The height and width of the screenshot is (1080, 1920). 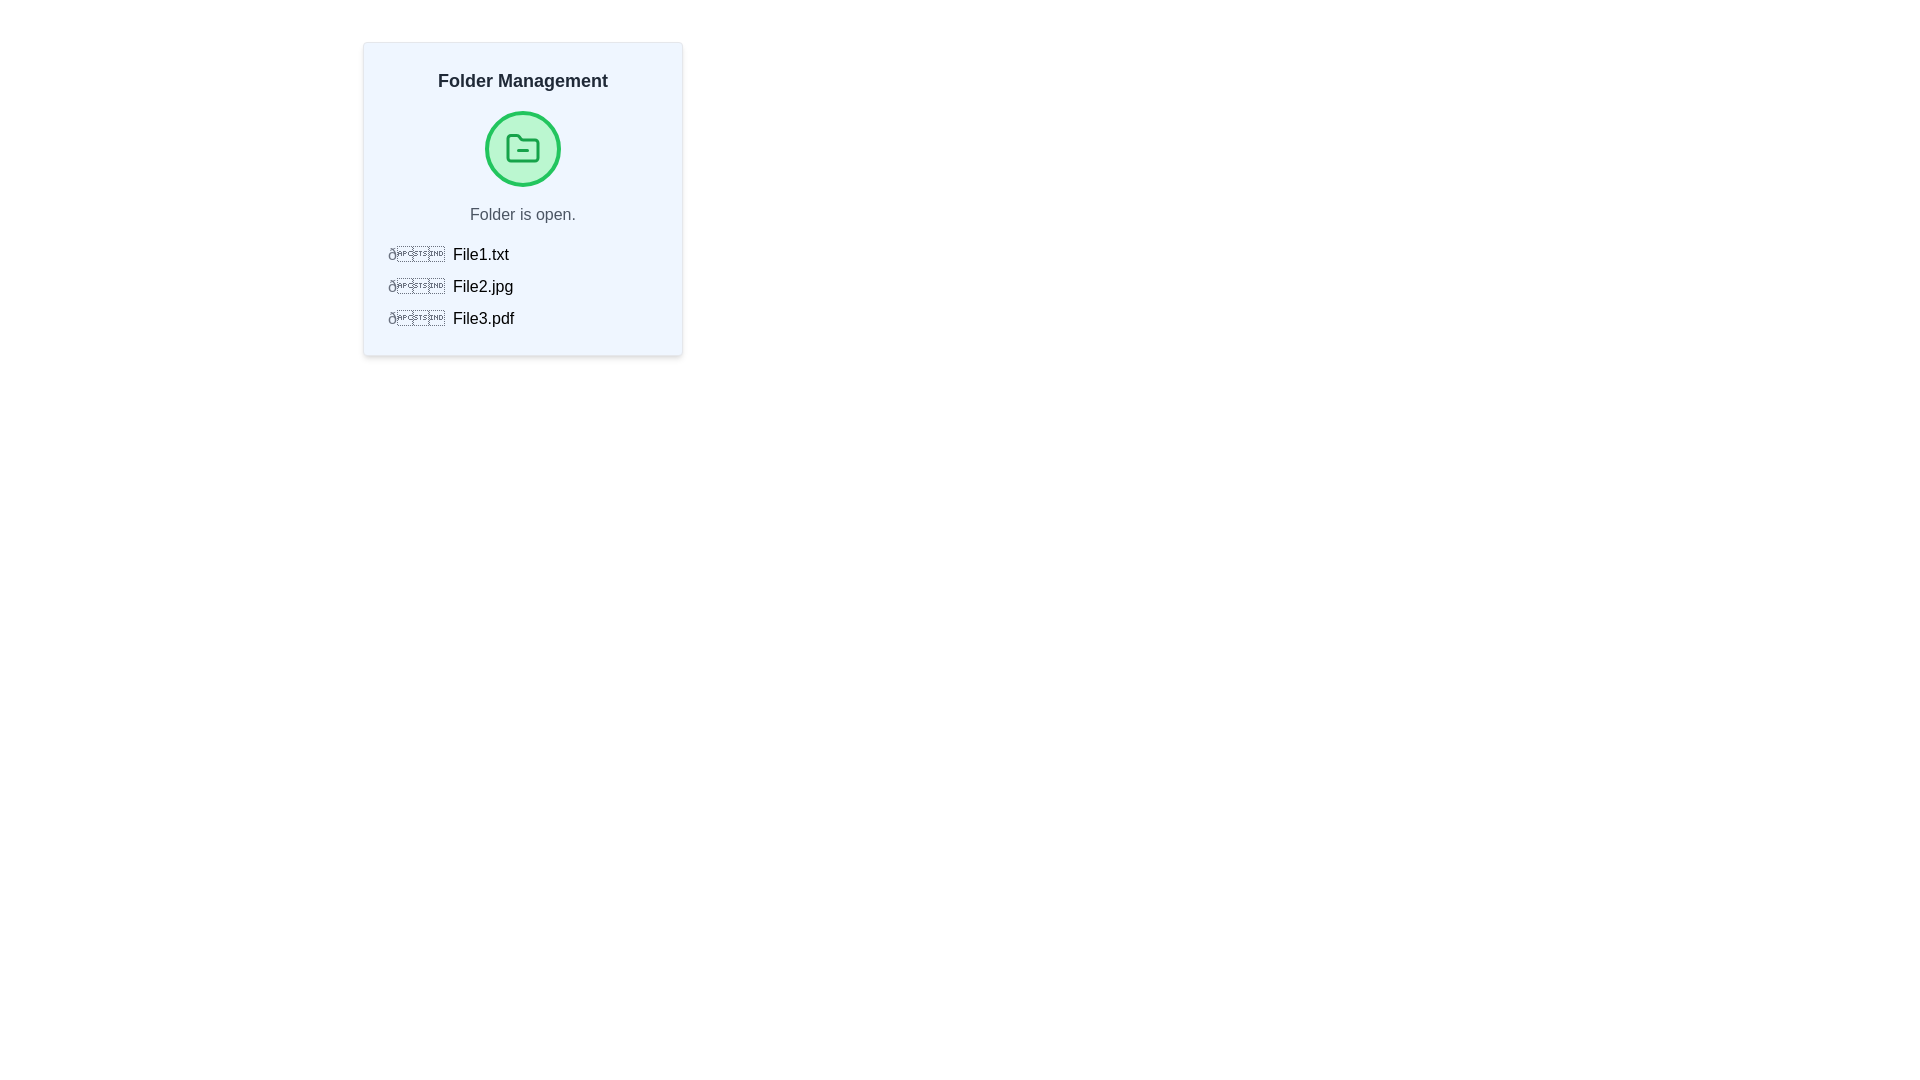 I want to click on the text label displaying 'File1.txt', which is the first item in a vertical list beneath the 'Folder is open.' text, and located directly below the folder icon, so click(x=480, y=253).